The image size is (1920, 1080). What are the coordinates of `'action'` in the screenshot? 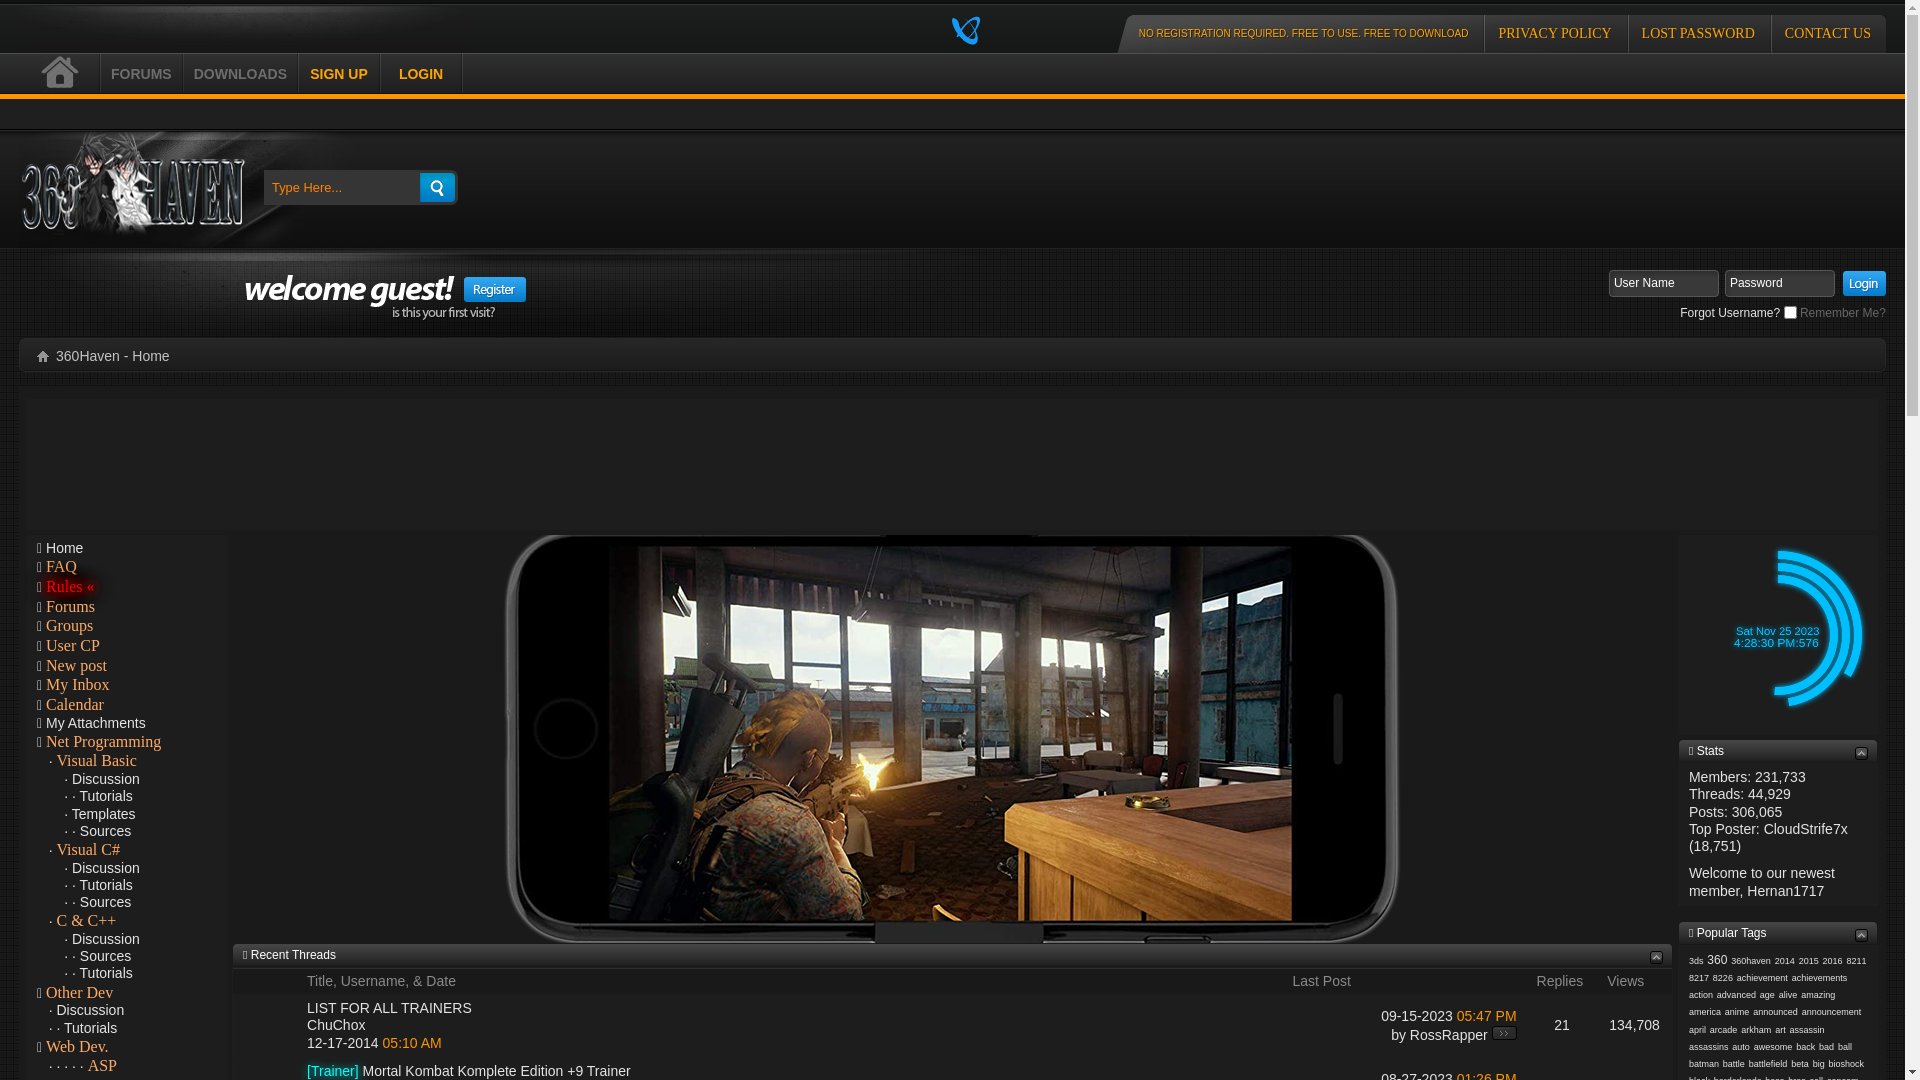 It's located at (1699, 995).